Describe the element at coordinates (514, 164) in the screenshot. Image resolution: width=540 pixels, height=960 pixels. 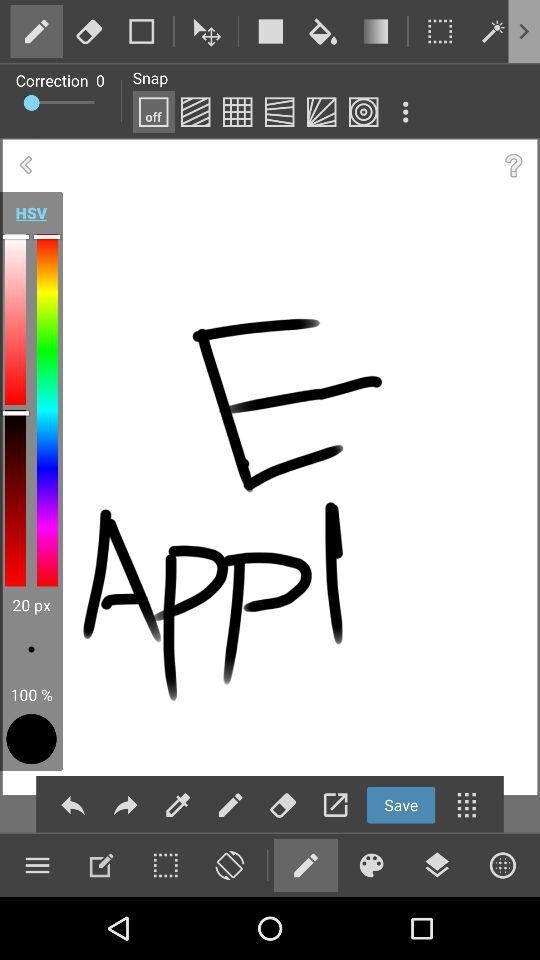
I see `the question mark icon` at that location.